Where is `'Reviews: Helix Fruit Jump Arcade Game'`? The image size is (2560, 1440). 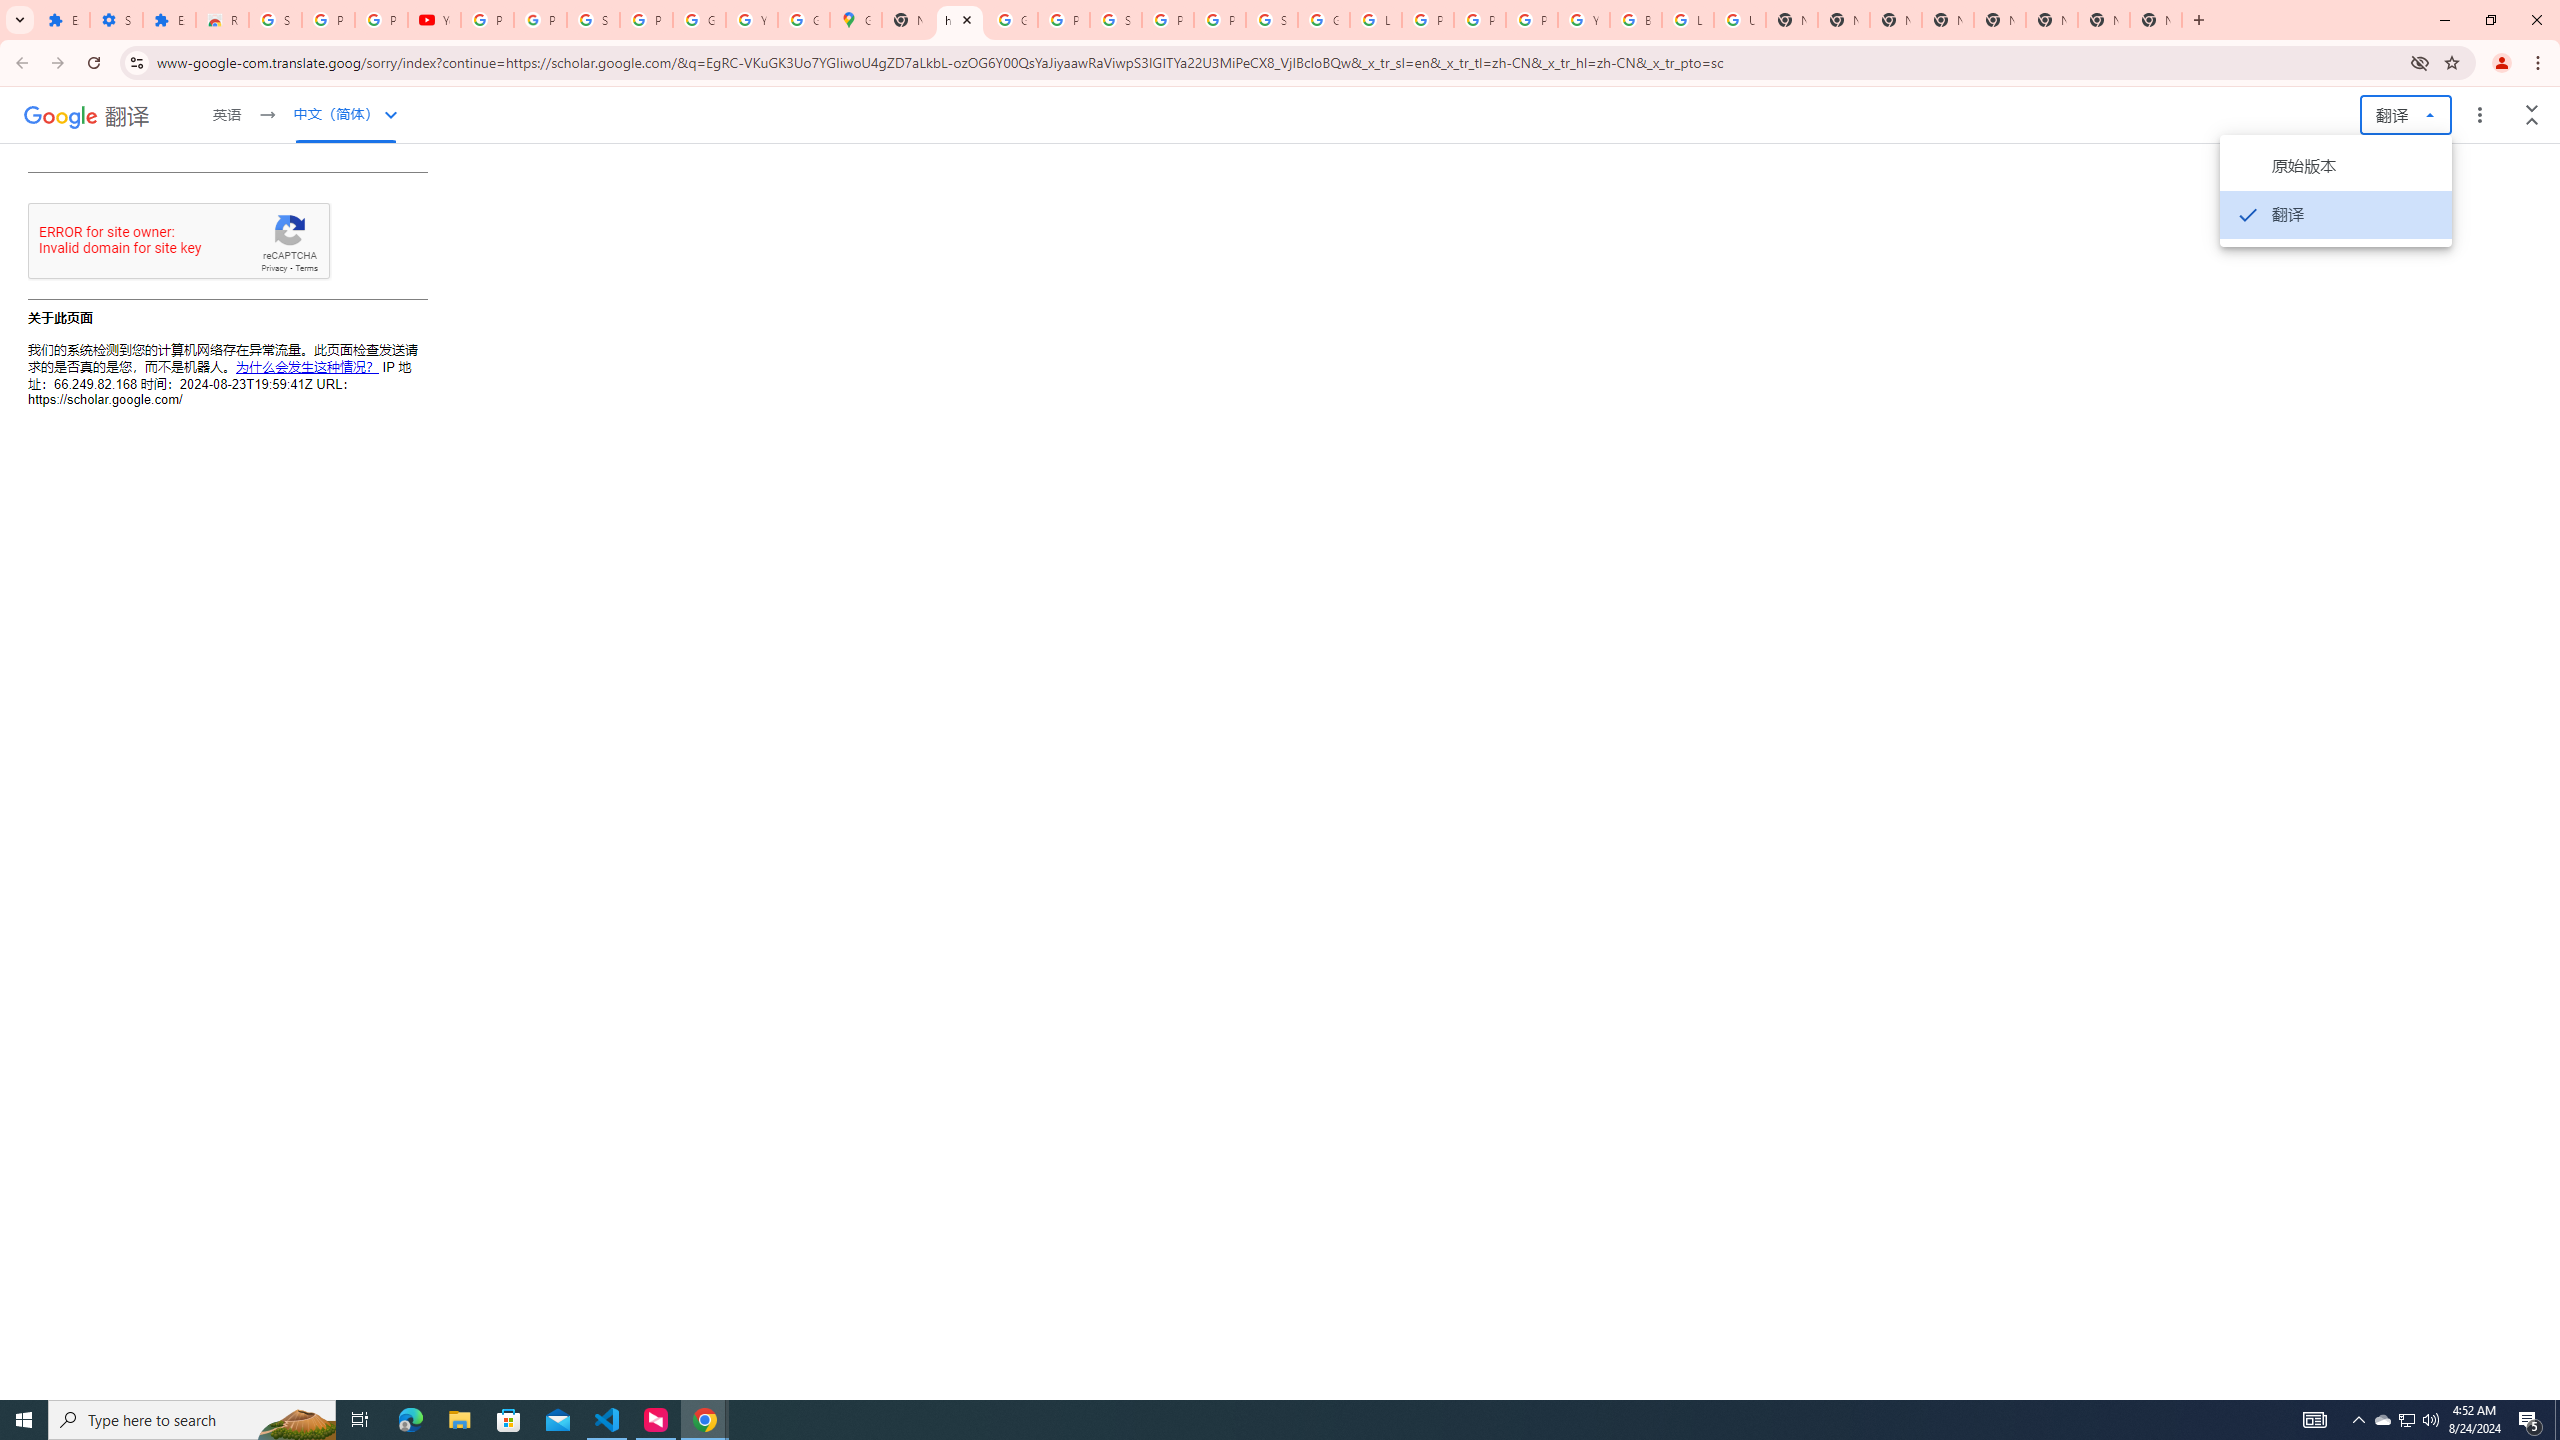
'Reviews: Helix Fruit Jump Arcade Game' is located at coordinates (221, 19).